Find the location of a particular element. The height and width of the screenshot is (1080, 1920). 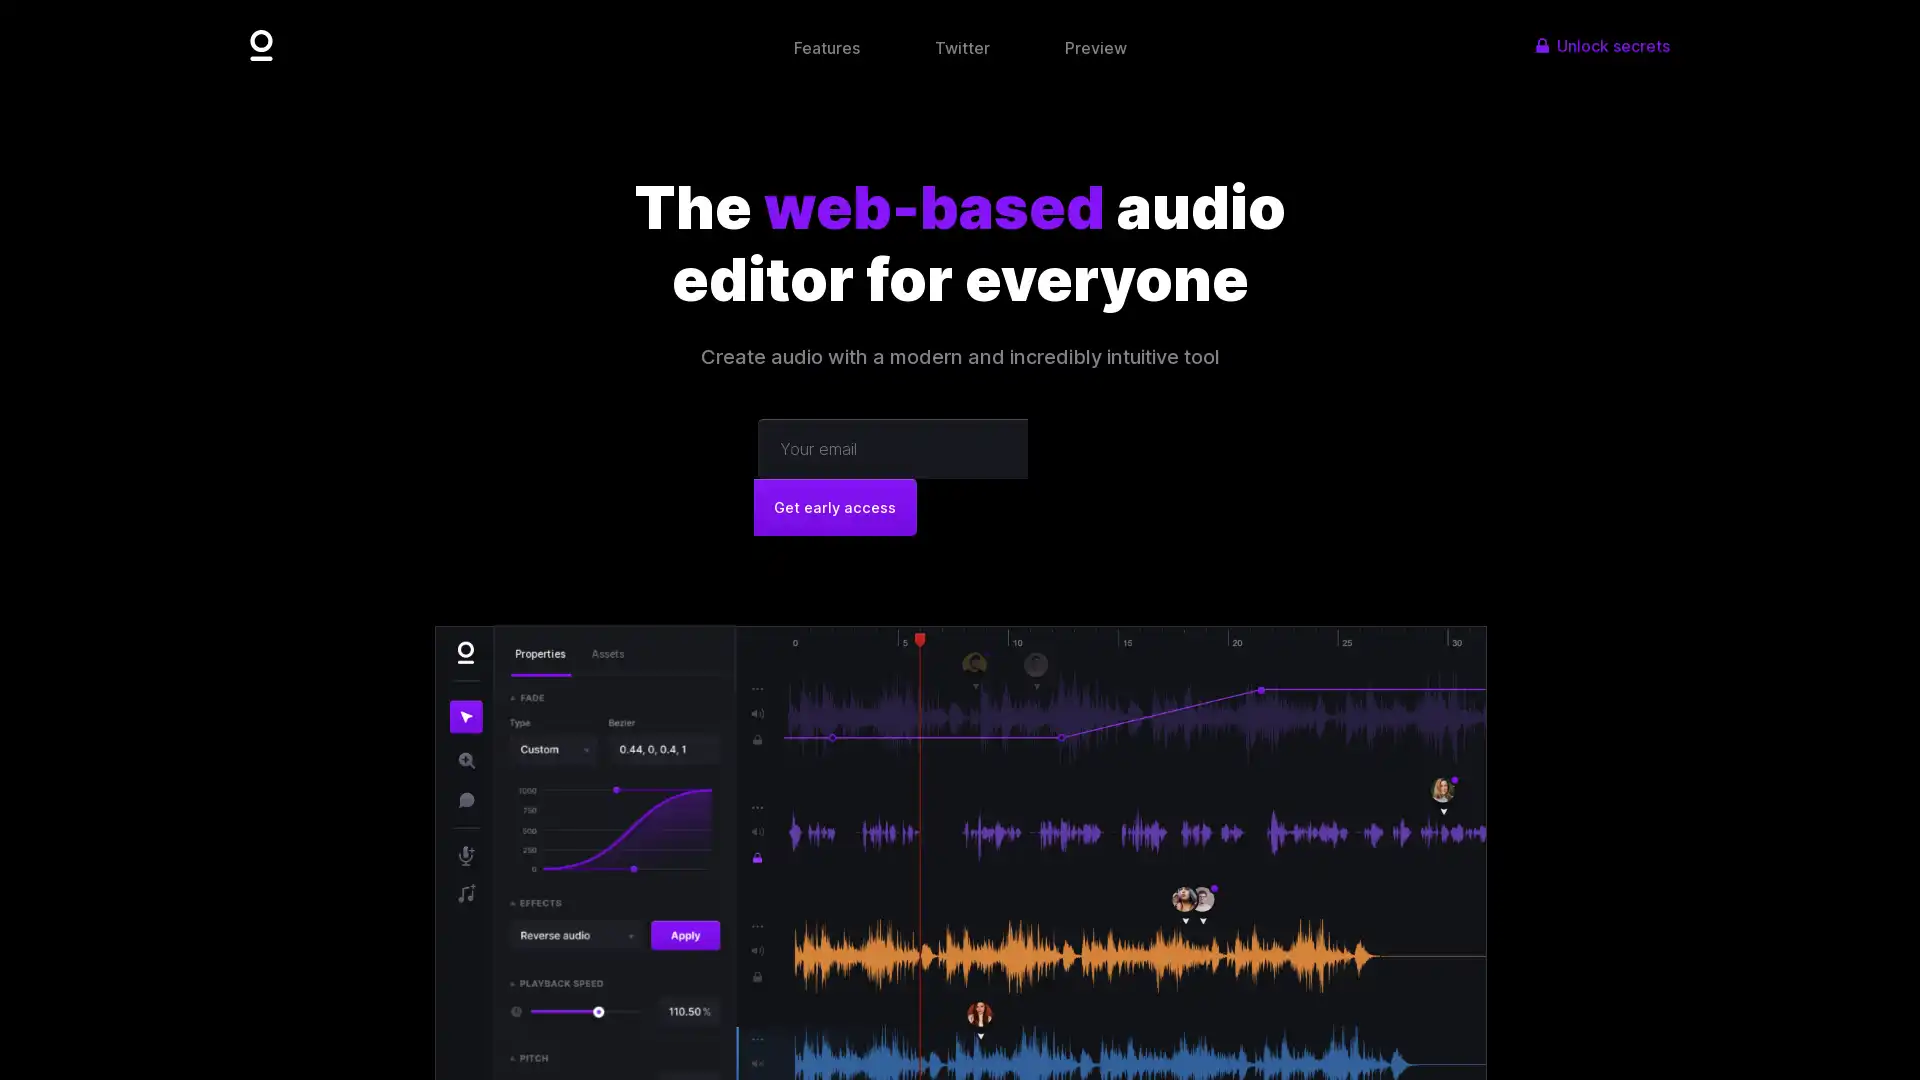

Get early access is located at coordinates (1093, 447).